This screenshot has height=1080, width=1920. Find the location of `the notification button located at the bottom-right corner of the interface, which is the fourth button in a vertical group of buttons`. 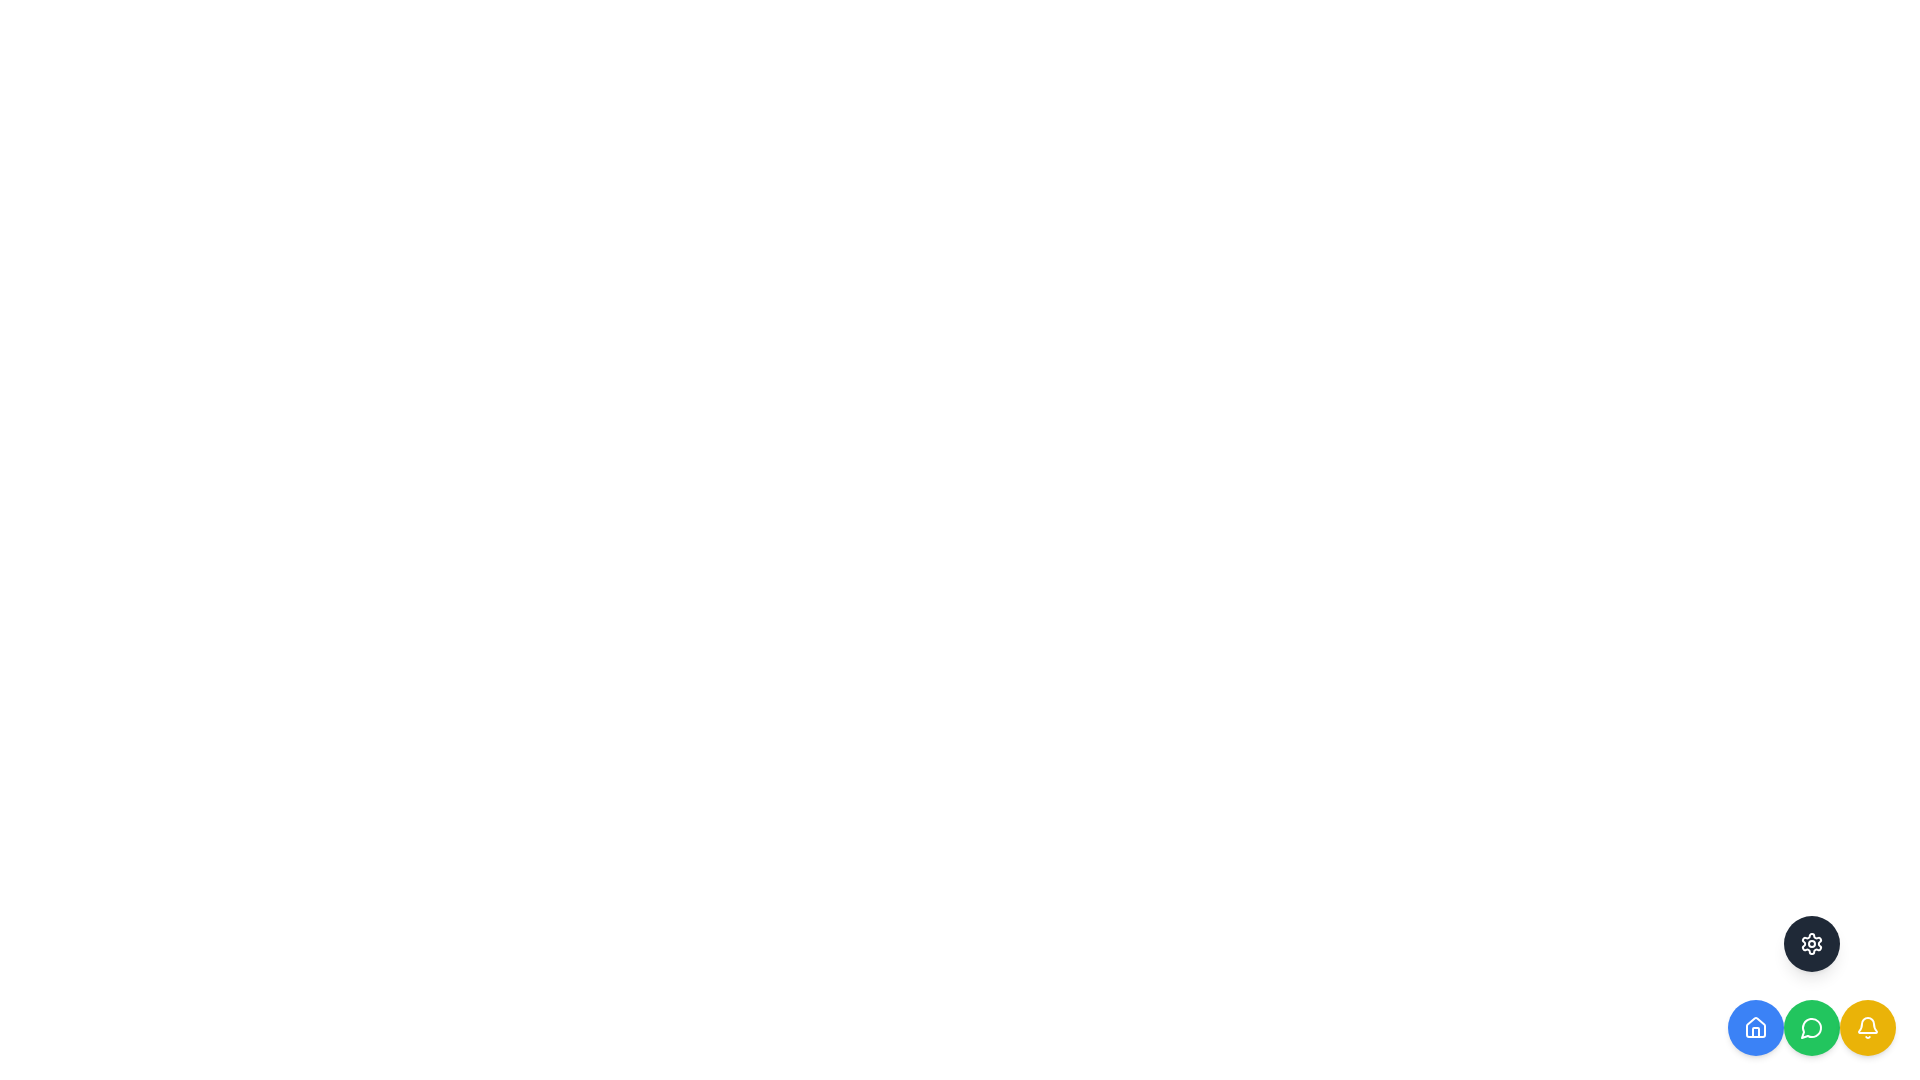

the notification button located at the bottom-right corner of the interface, which is the fourth button in a vertical group of buttons is located at coordinates (1866, 1028).